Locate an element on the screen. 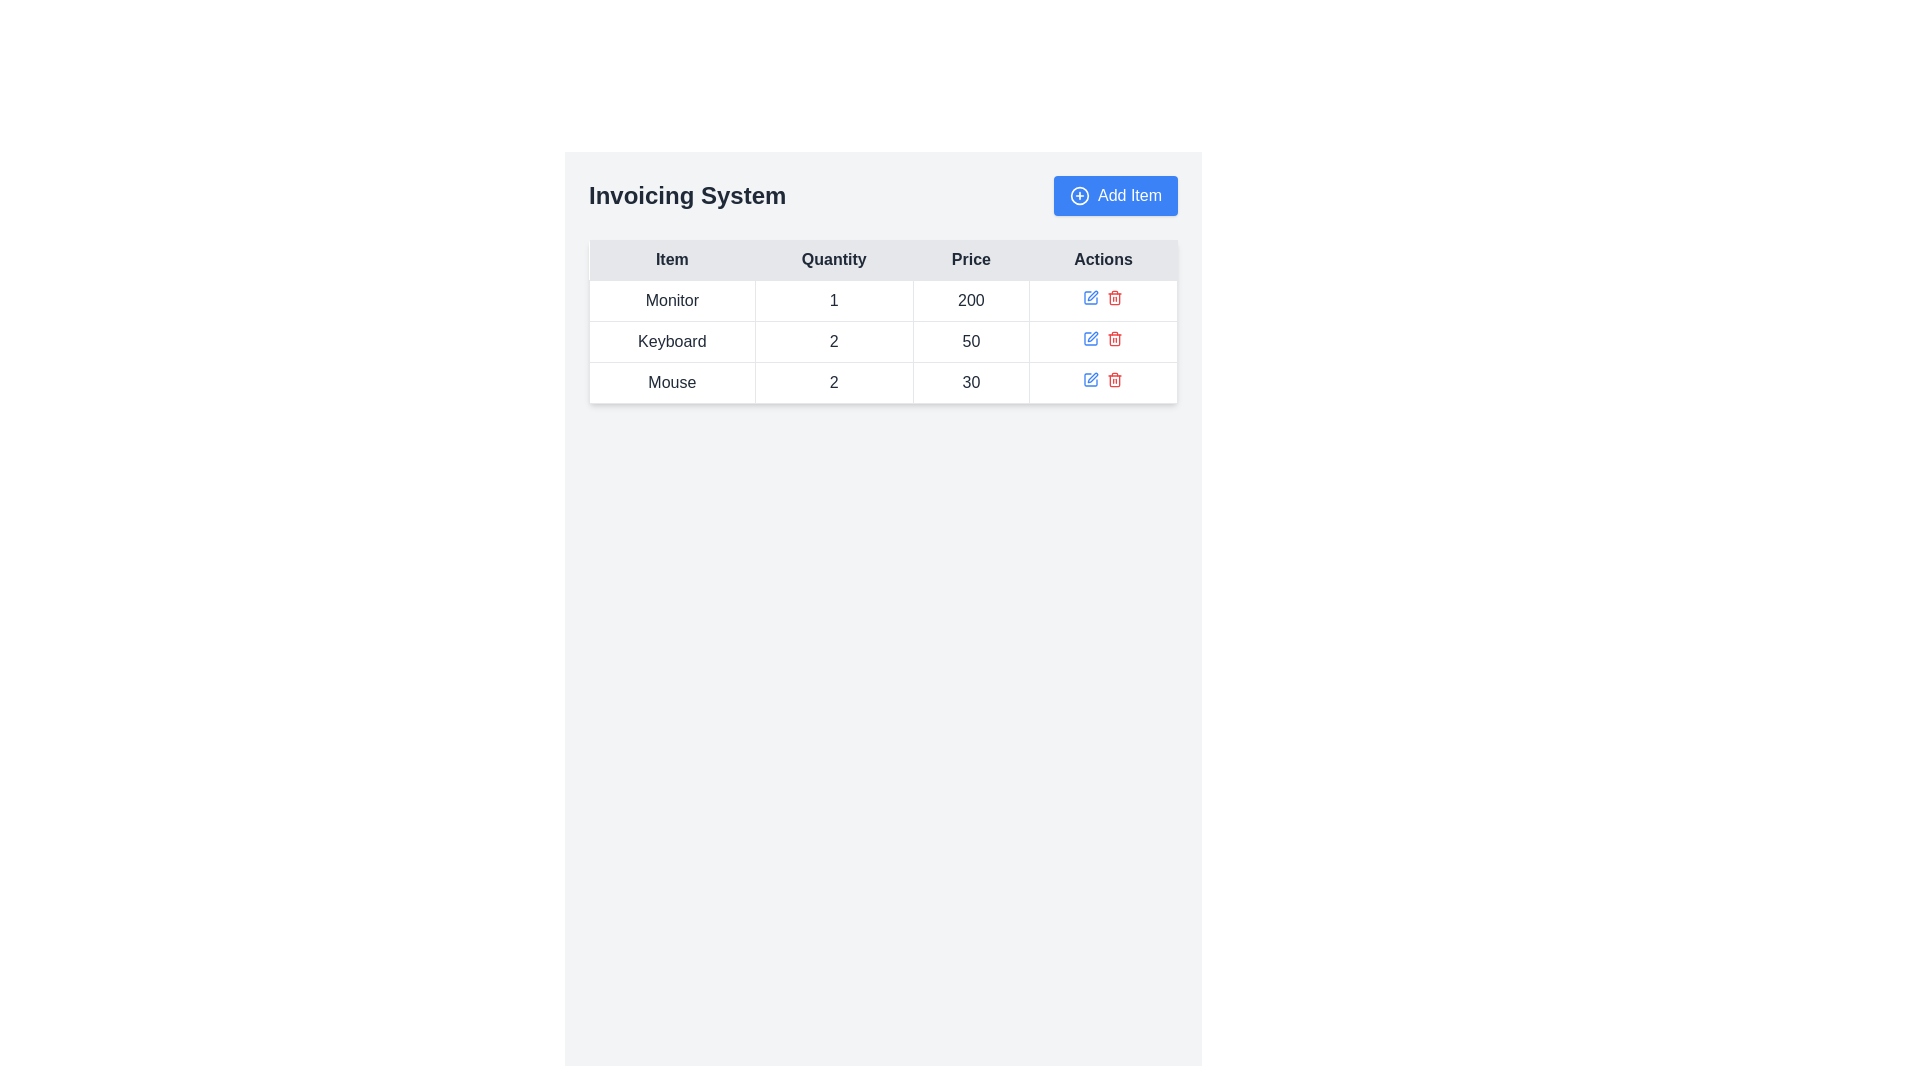 The width and height of the screenshot is (1920, 1080). the second row in the table displaying information and options related to the item 'Keyboard' is located at coordinates (882, 341).